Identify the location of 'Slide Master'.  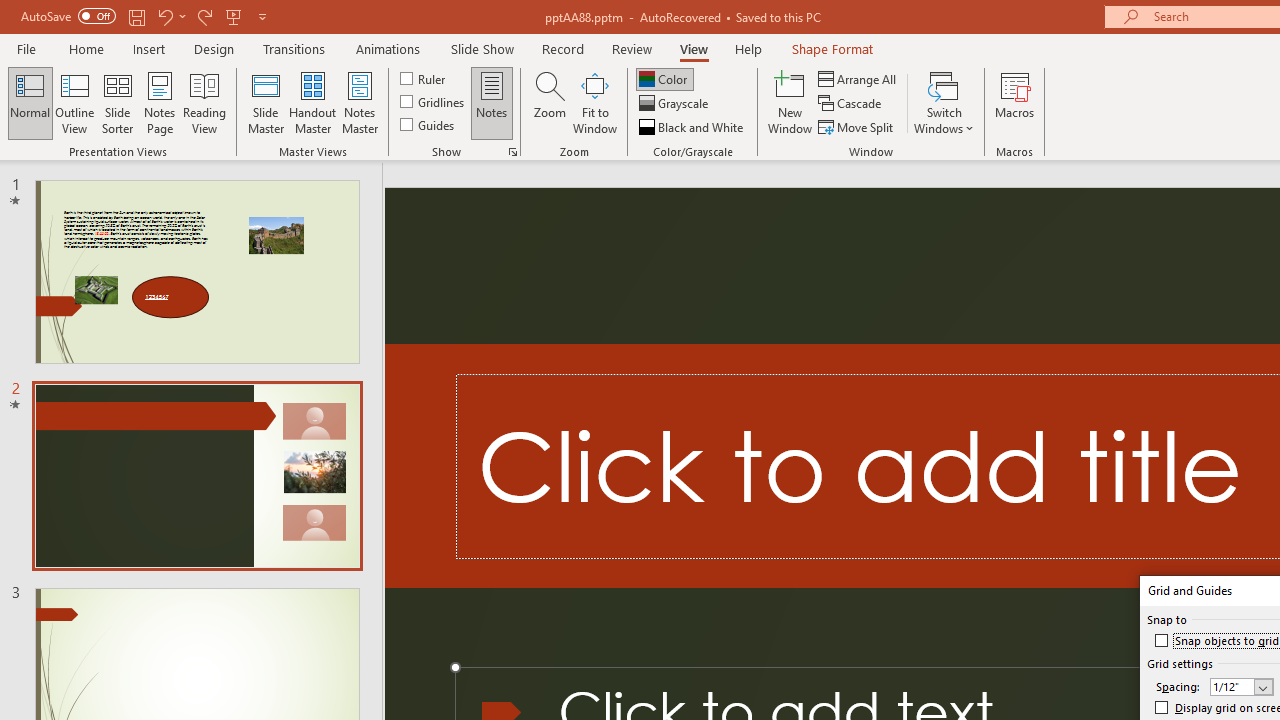
(264, 103).